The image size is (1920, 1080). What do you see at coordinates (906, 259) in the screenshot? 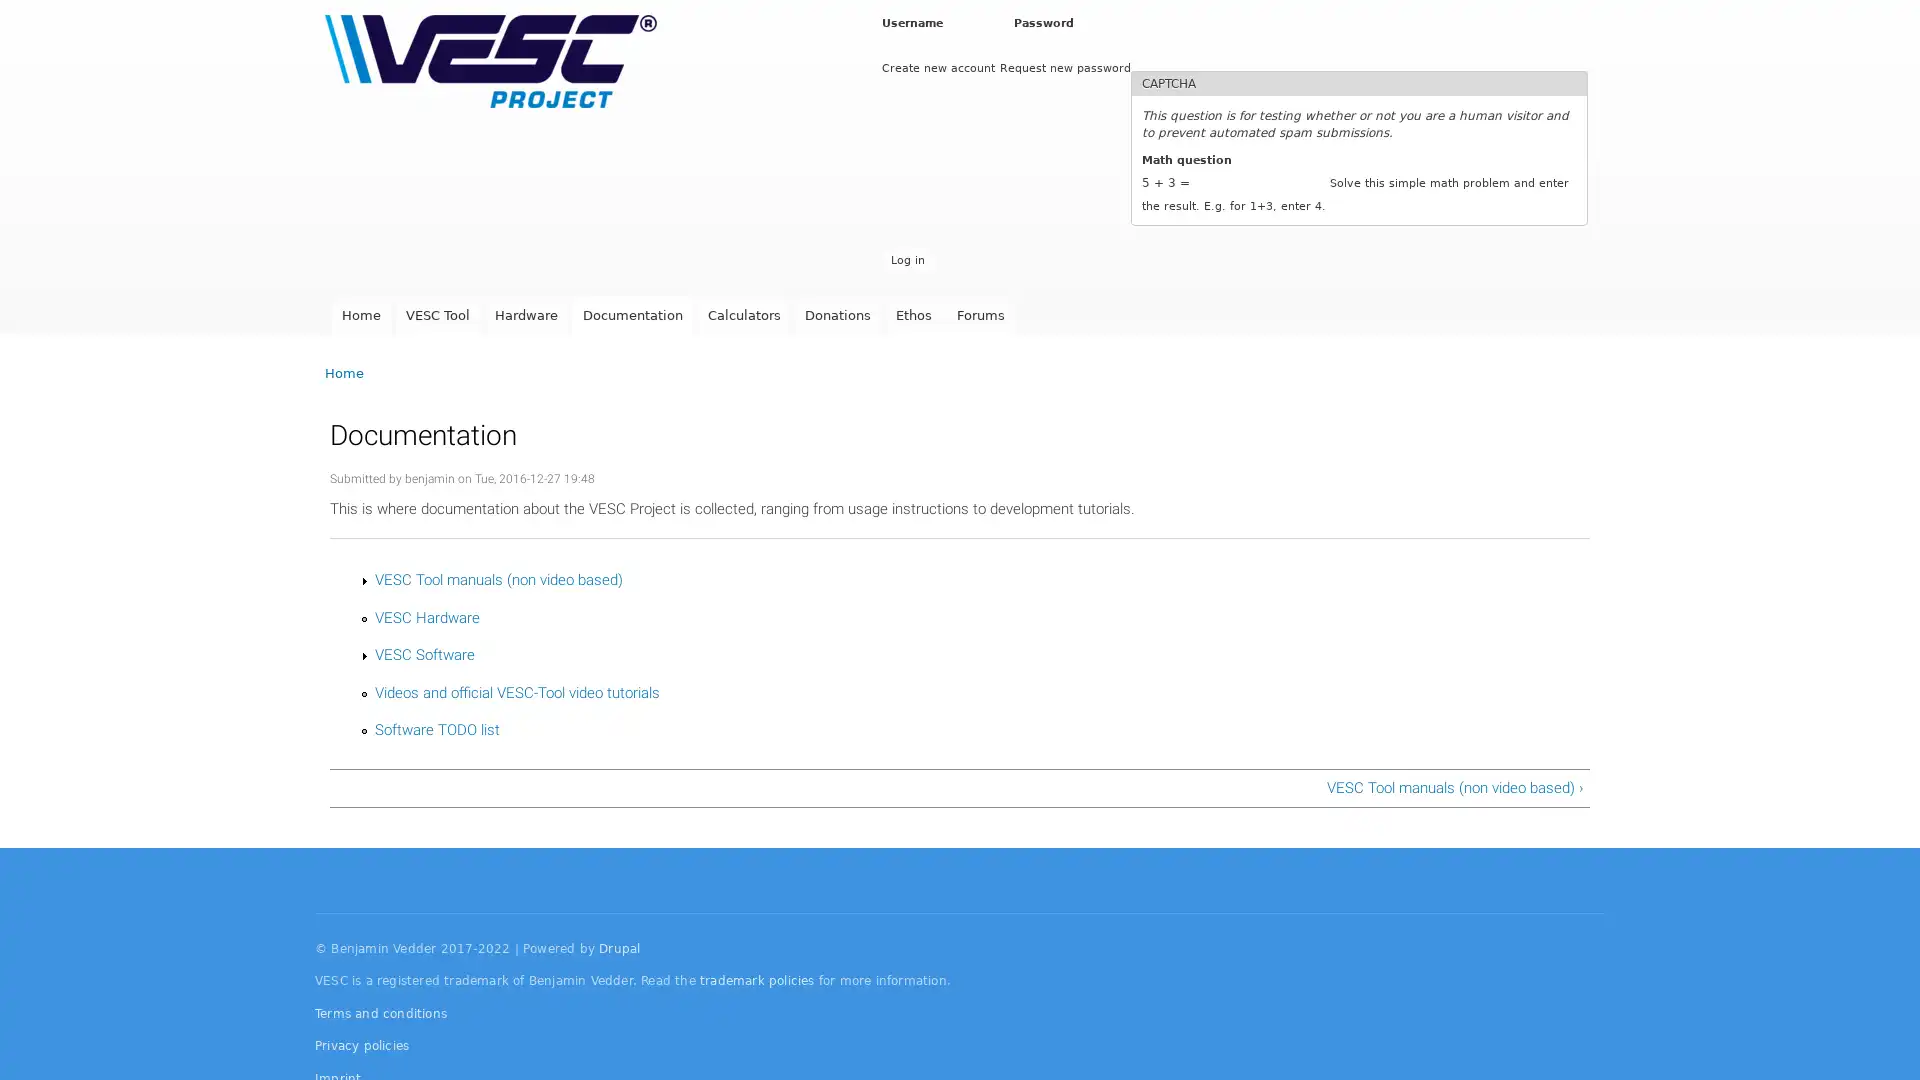
I see `Log in` at bounding box center [906, 259].